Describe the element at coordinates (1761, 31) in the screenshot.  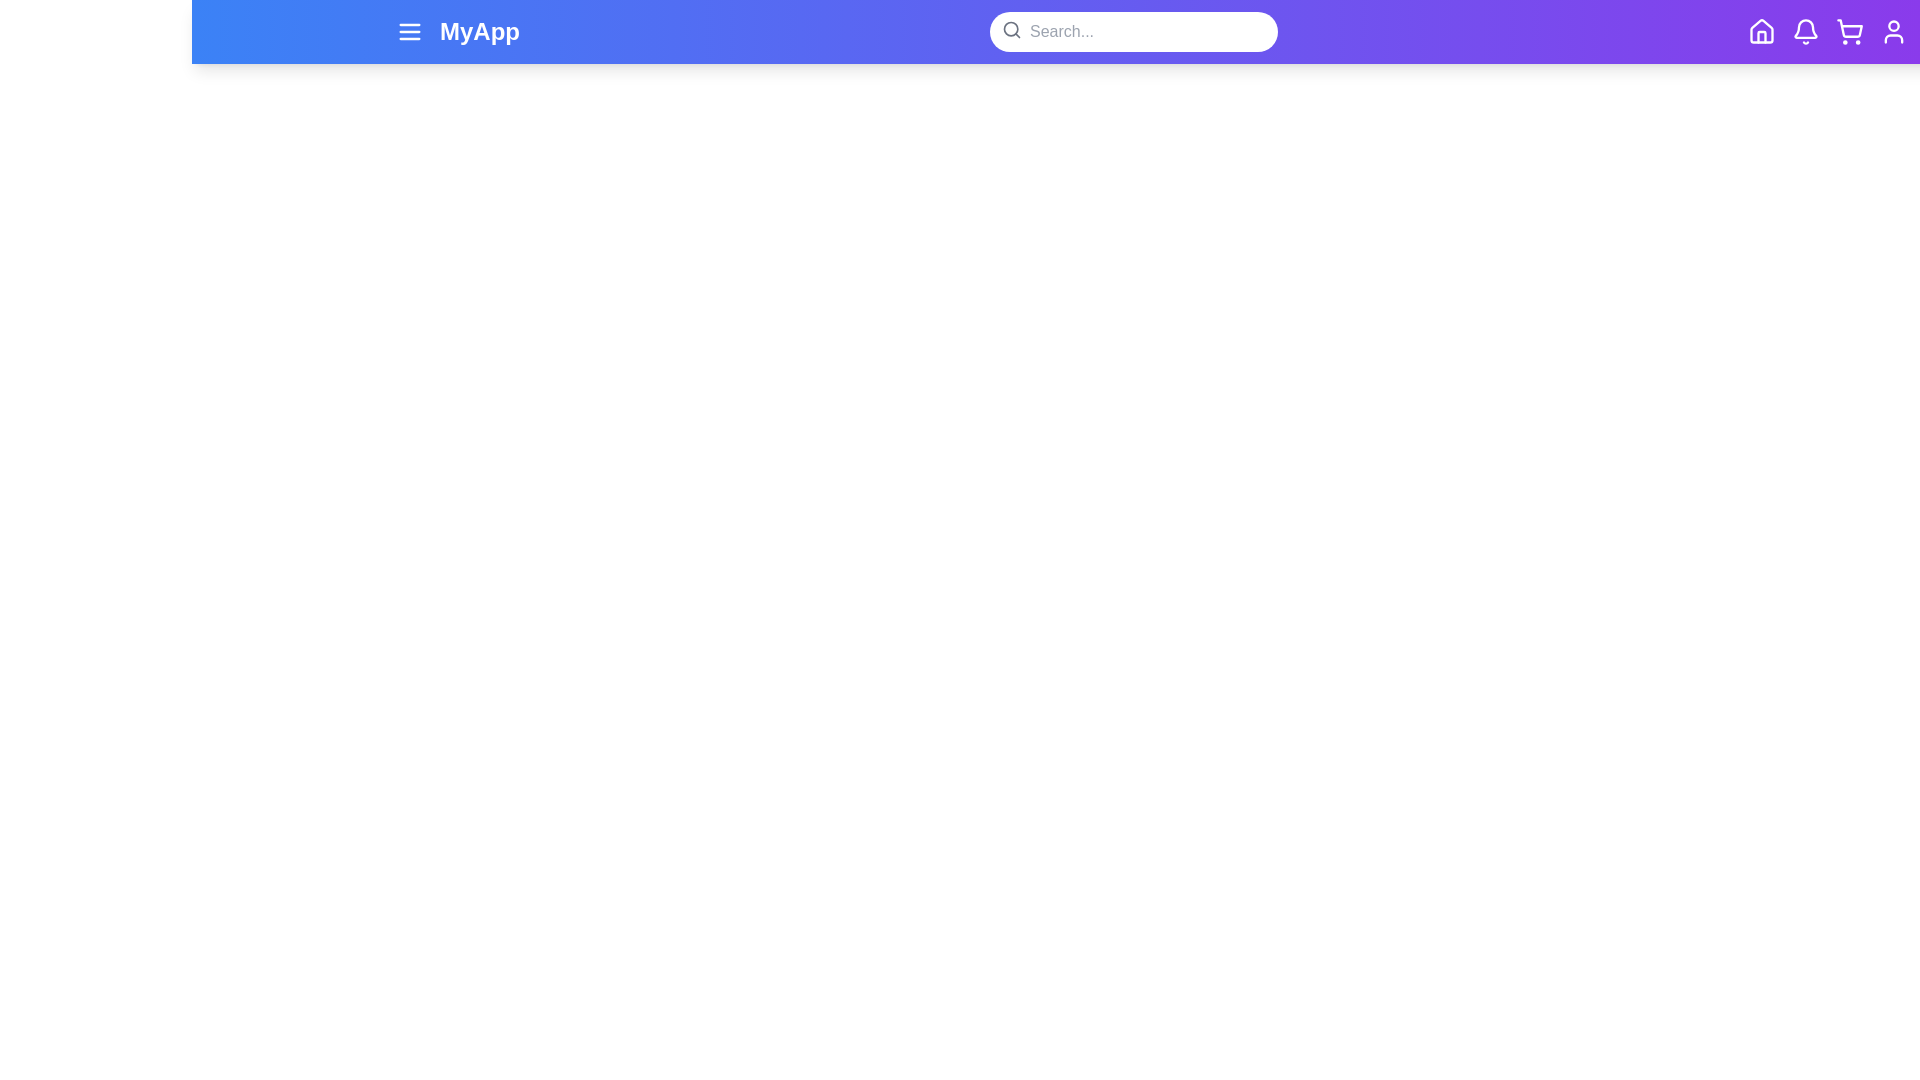
I see `the home button in the navigation bar` at that location.